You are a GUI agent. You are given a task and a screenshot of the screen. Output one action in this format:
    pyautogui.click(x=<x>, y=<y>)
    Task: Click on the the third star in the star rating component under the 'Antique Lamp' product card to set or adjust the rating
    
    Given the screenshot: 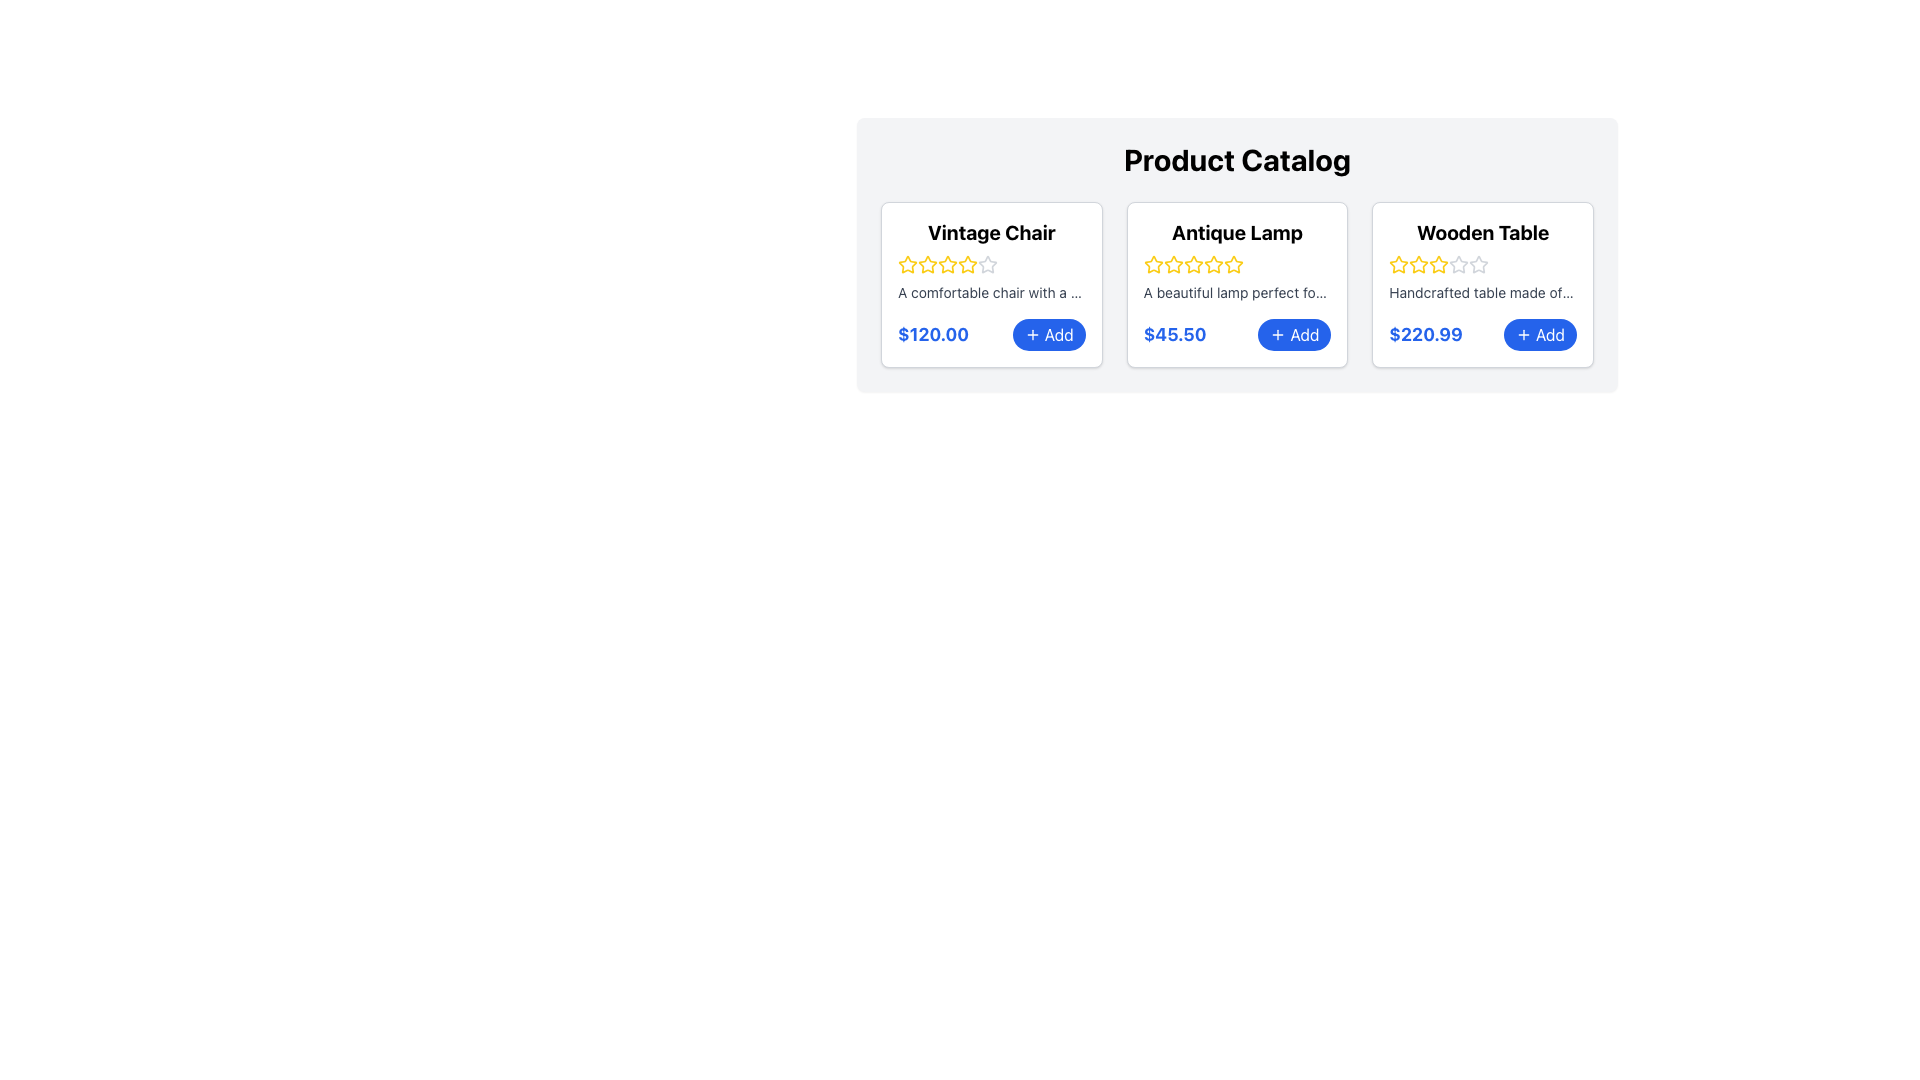 What is the action you would take?
    pyautogui.click(x=1212, y=263)
    